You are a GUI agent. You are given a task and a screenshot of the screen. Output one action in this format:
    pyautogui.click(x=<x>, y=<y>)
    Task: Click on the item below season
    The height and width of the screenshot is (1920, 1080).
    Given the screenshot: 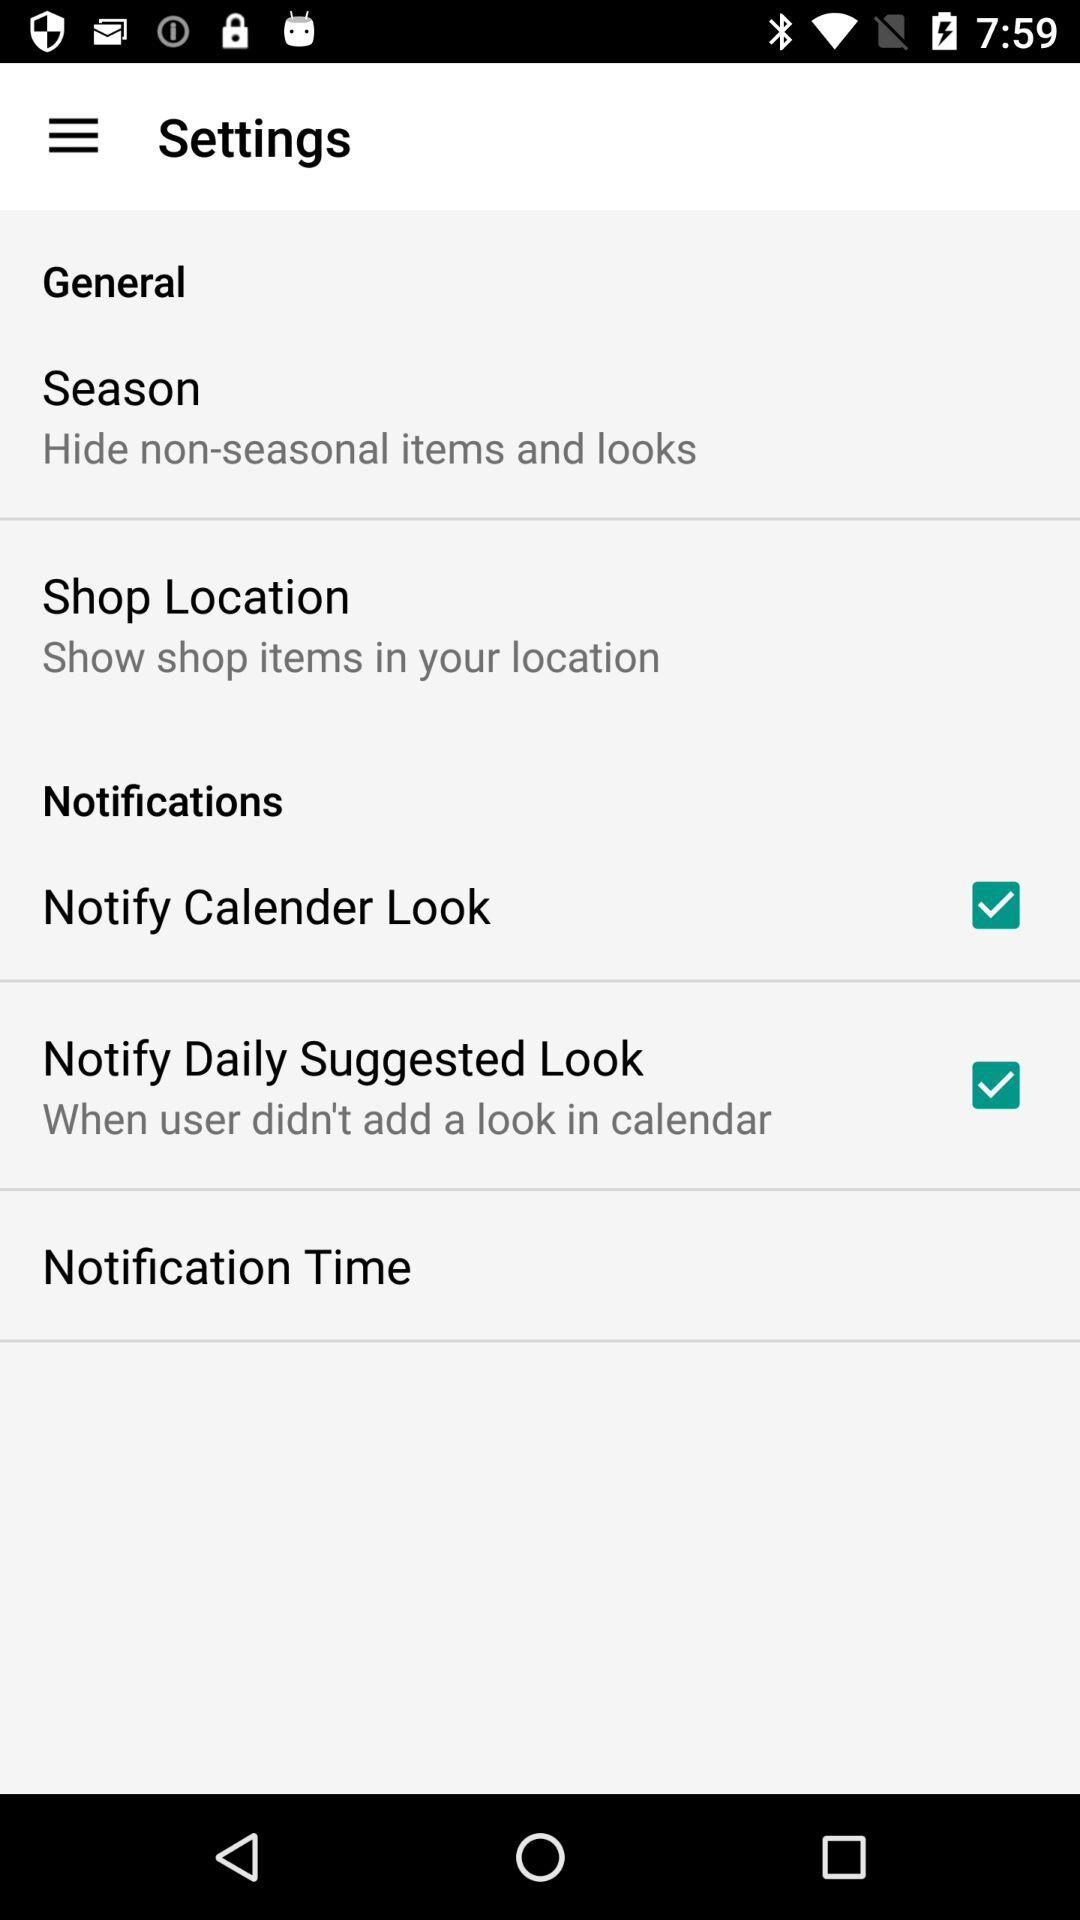 What is the action you would take?
    pyautogui.click(x=369, y=445)
    